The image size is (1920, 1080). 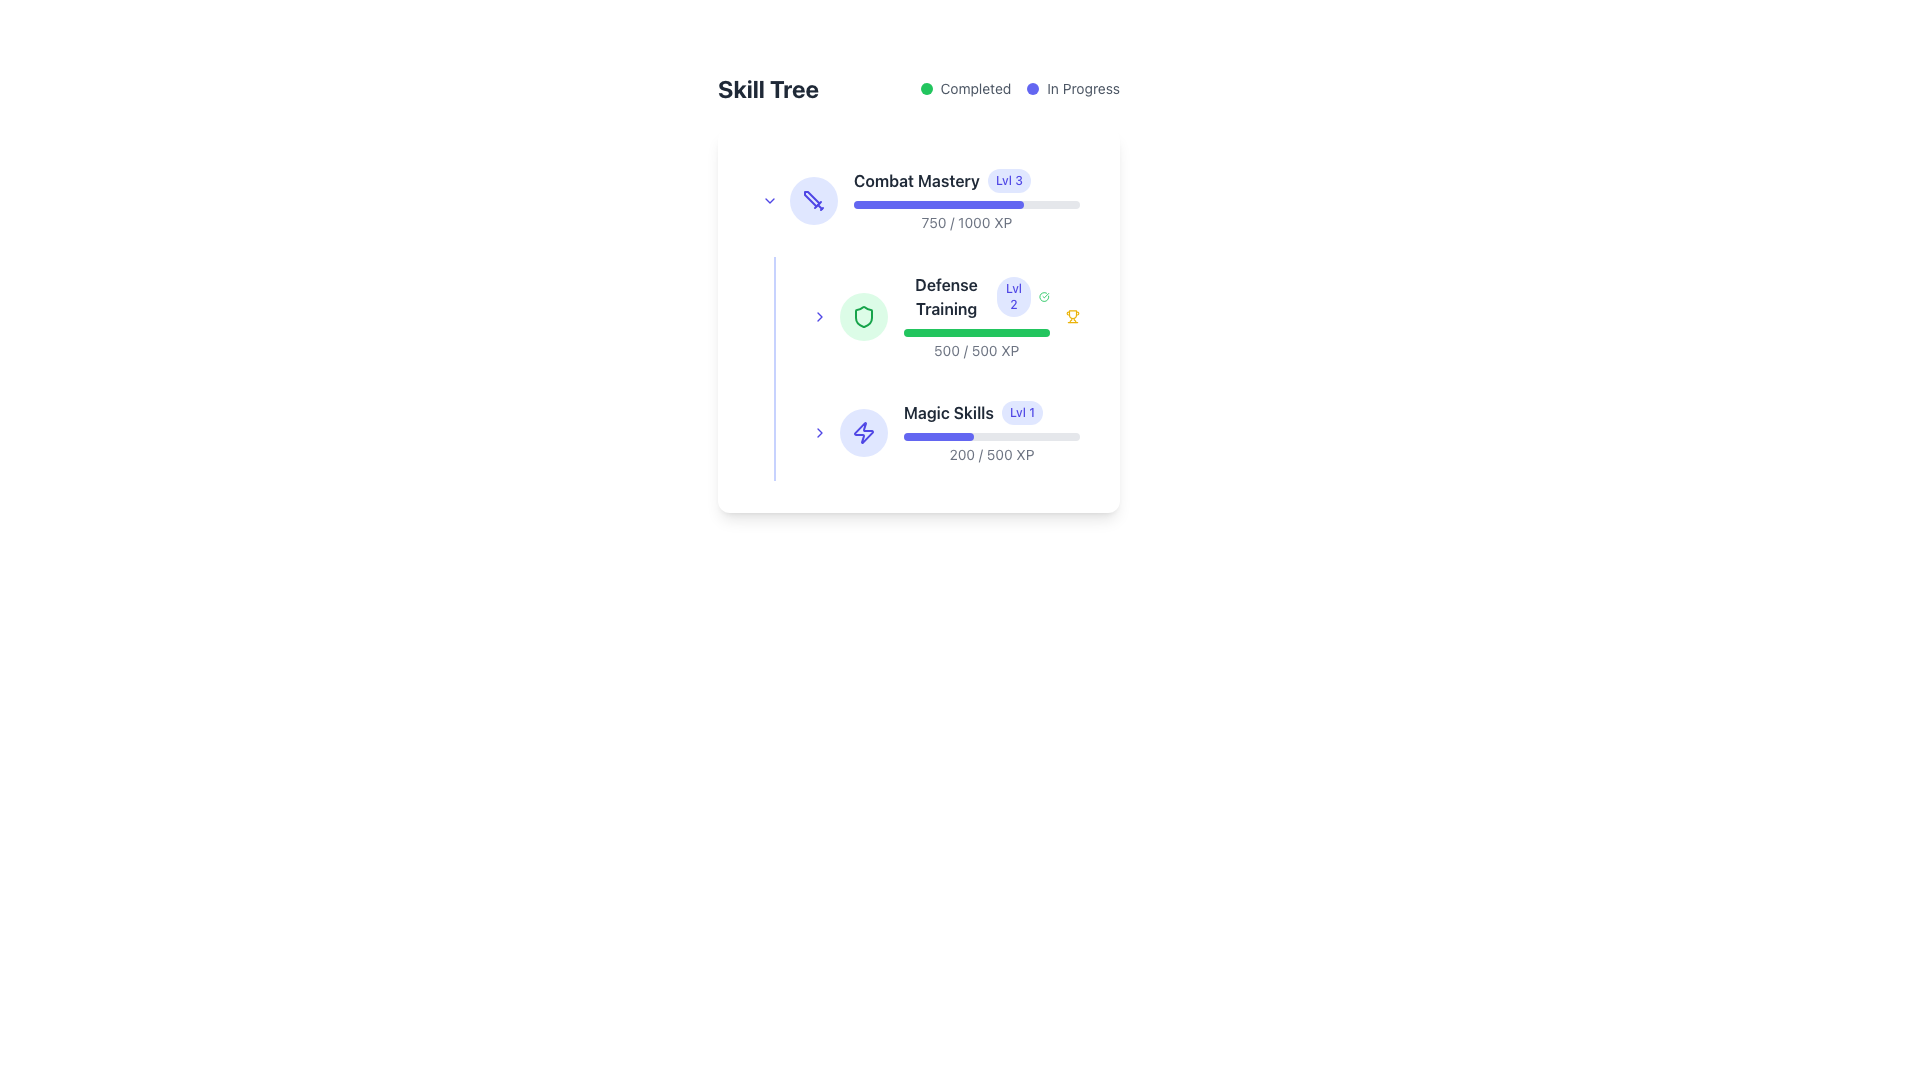 I want to click on text 'Lvl 3' from the small pill-shaped badge with a light indigo background located to the immediate right of 'Combat Mastery' in the skill tree section, so click(x=1009, y=181).